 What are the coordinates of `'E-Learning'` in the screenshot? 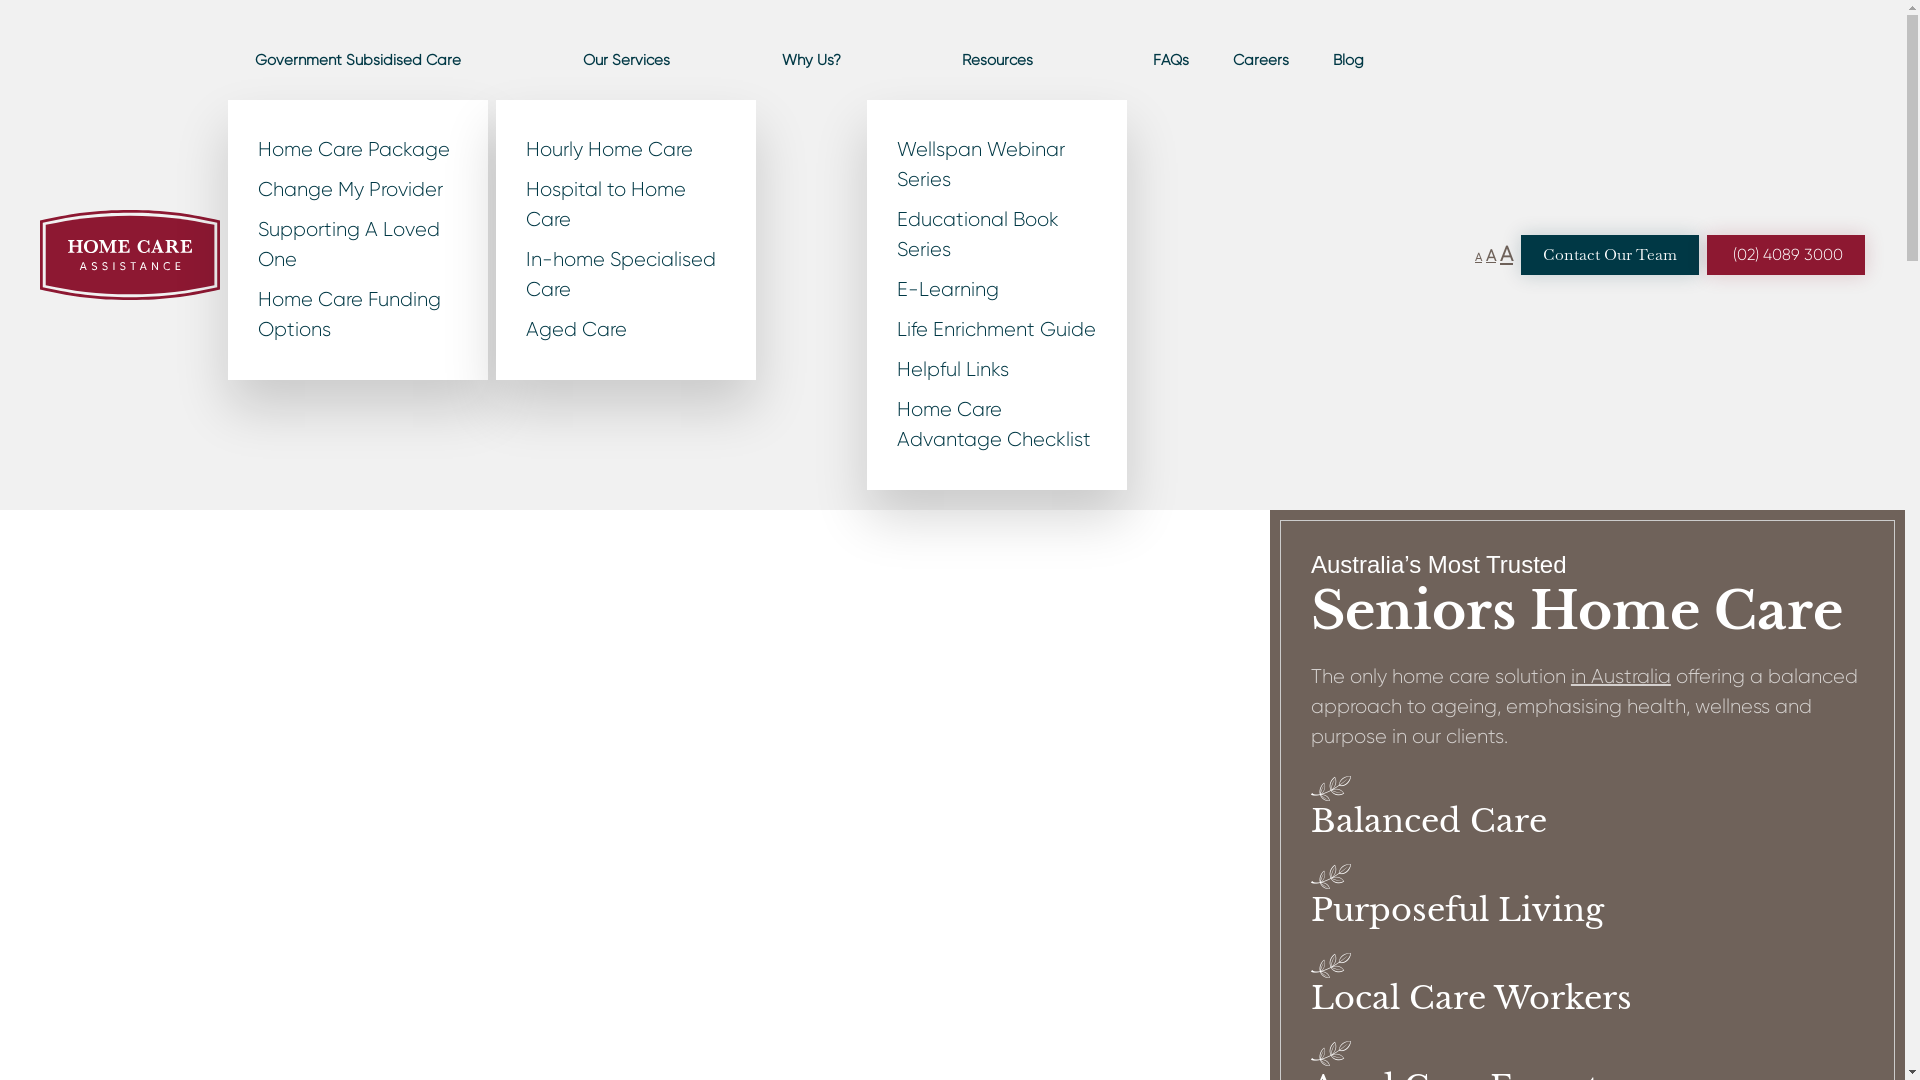 It's located at (997, 289).